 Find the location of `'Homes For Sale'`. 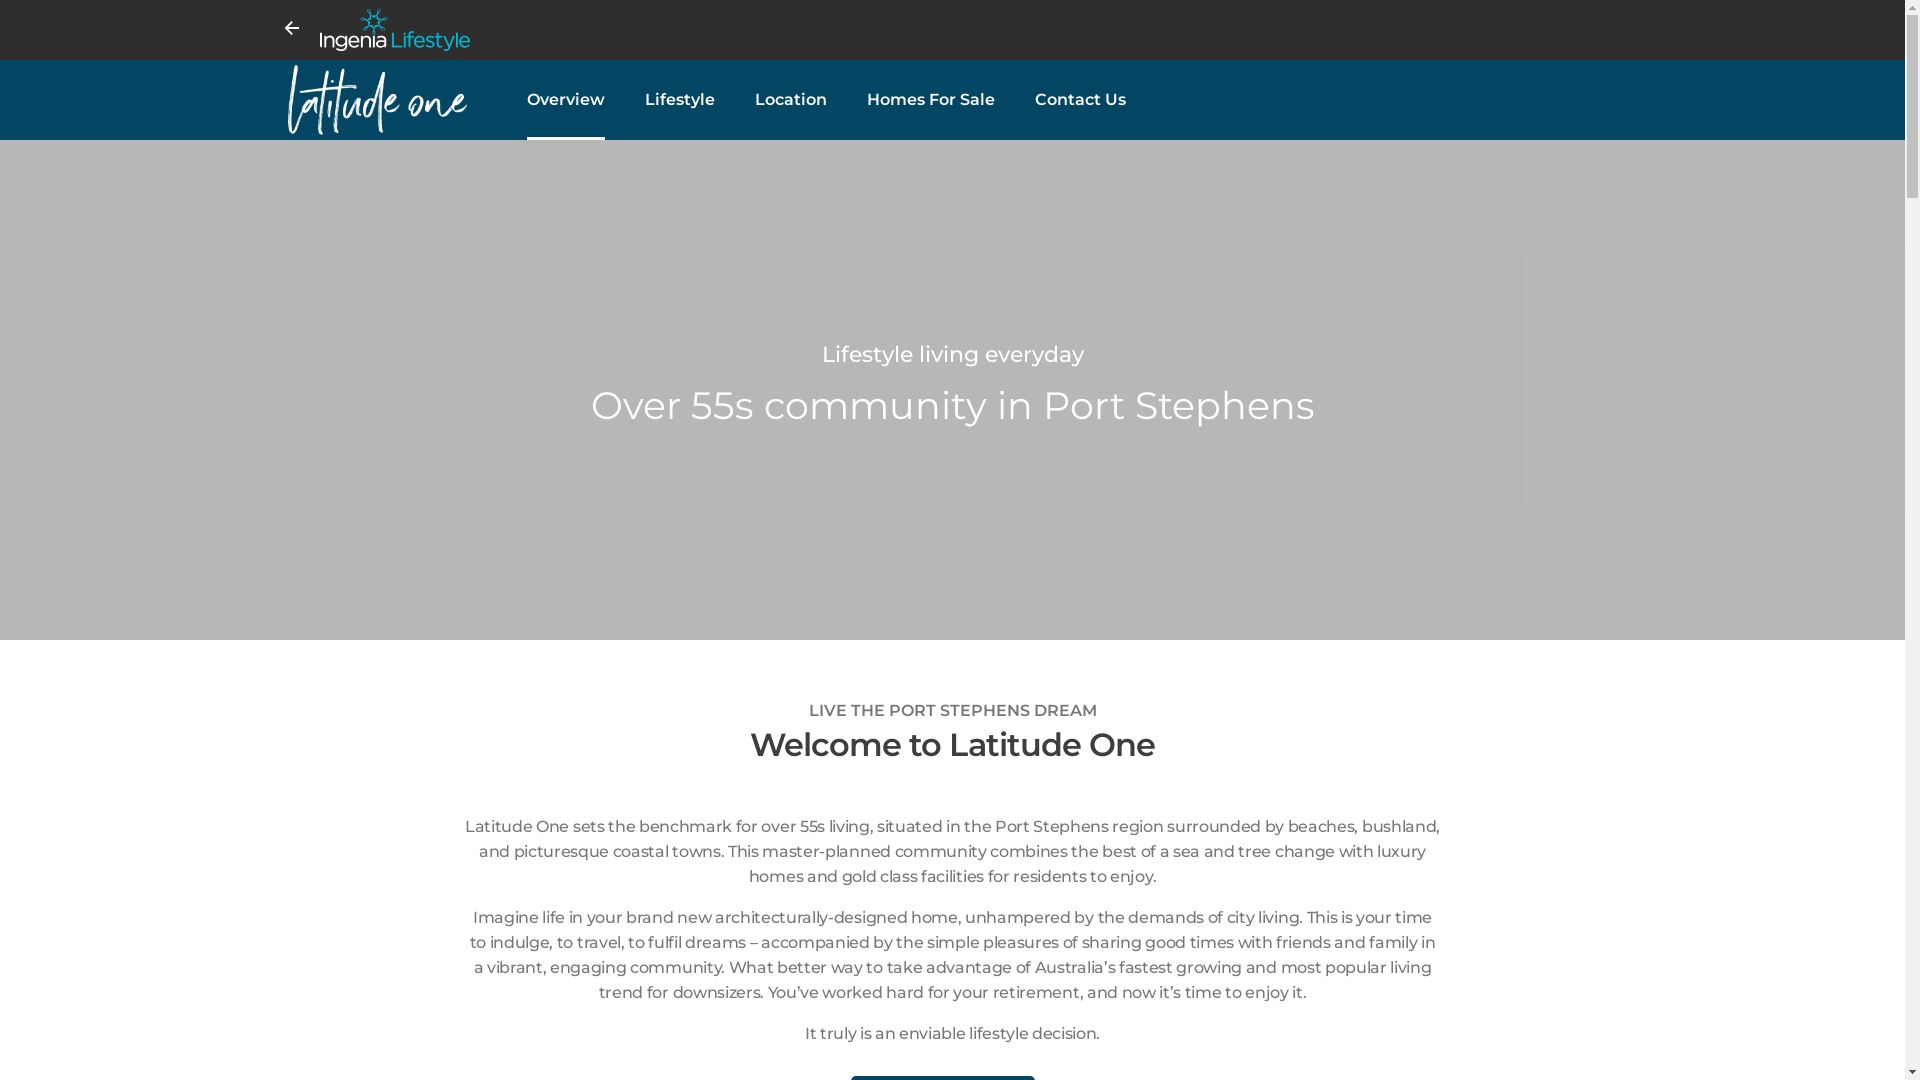

'Homes For Sale' is located at coordinates (867, 100).